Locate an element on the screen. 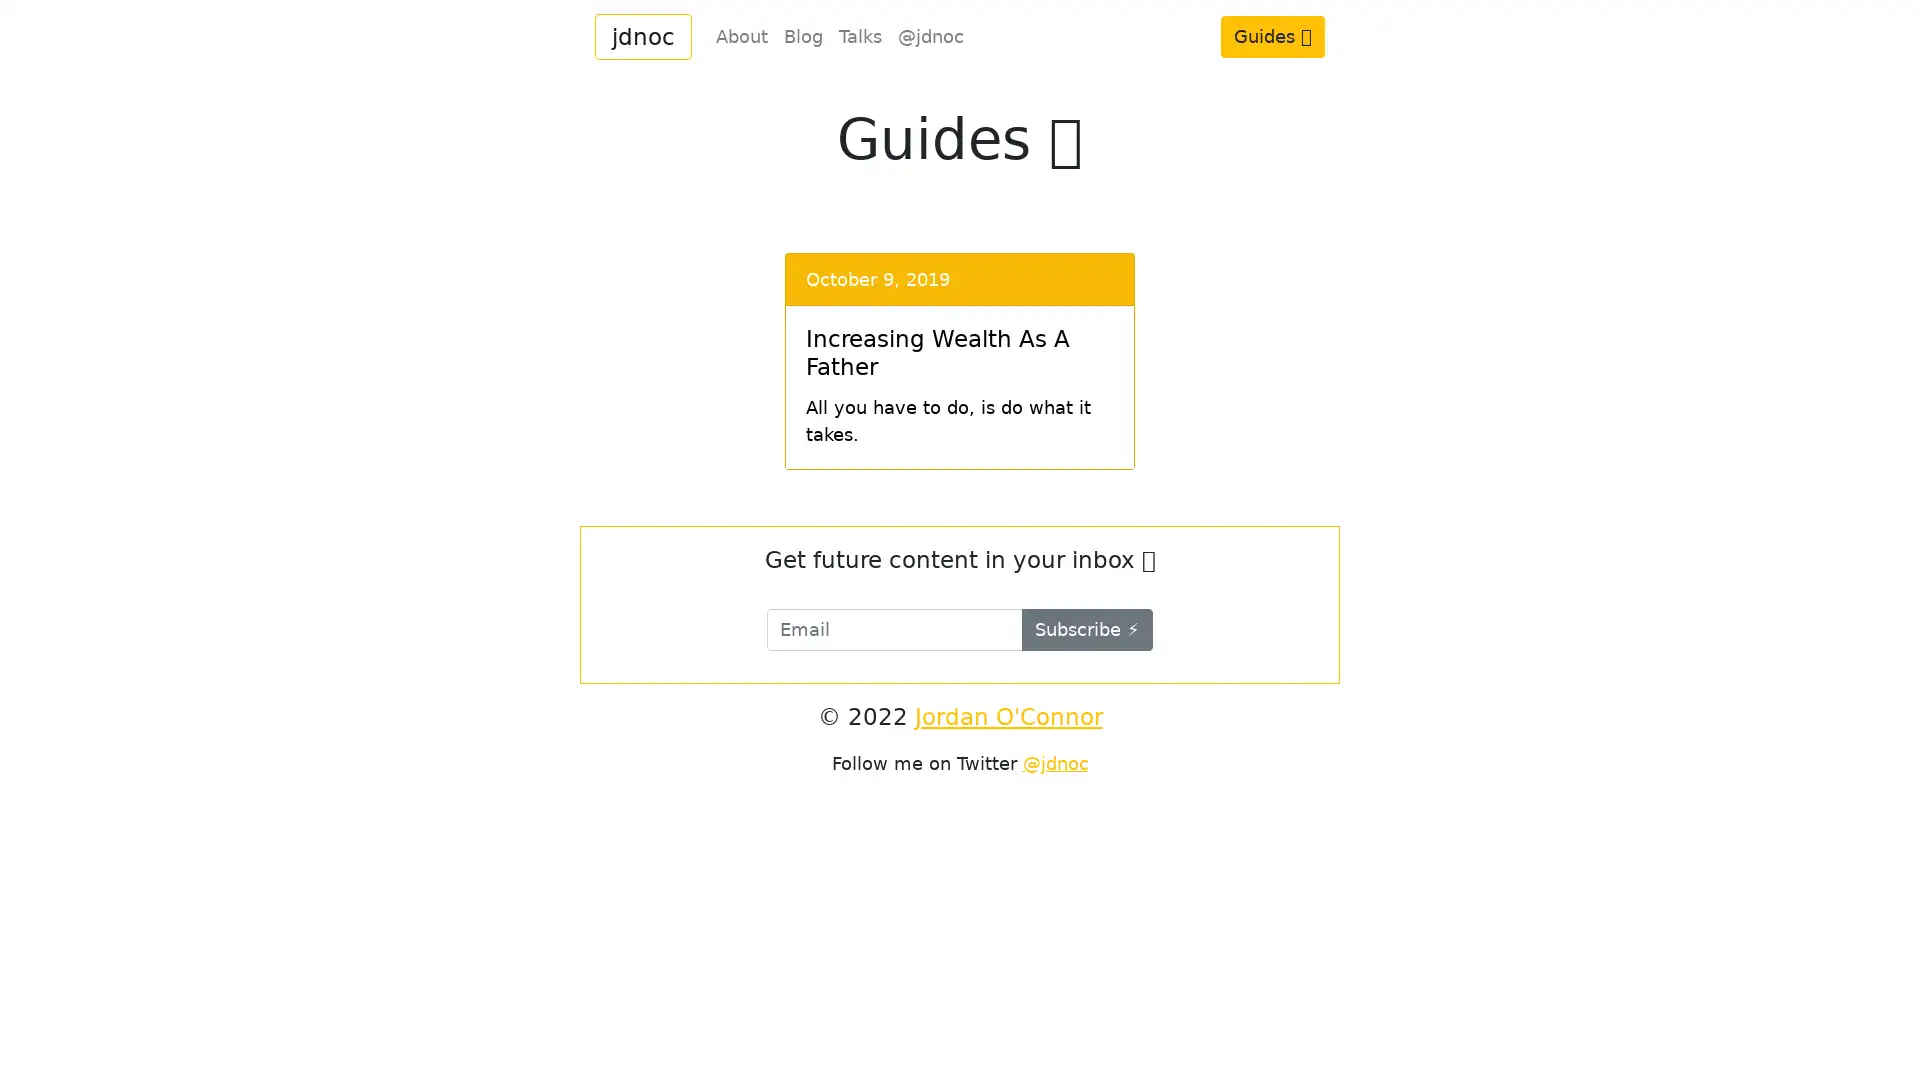  Guides is located at coordinates (1271, 36).